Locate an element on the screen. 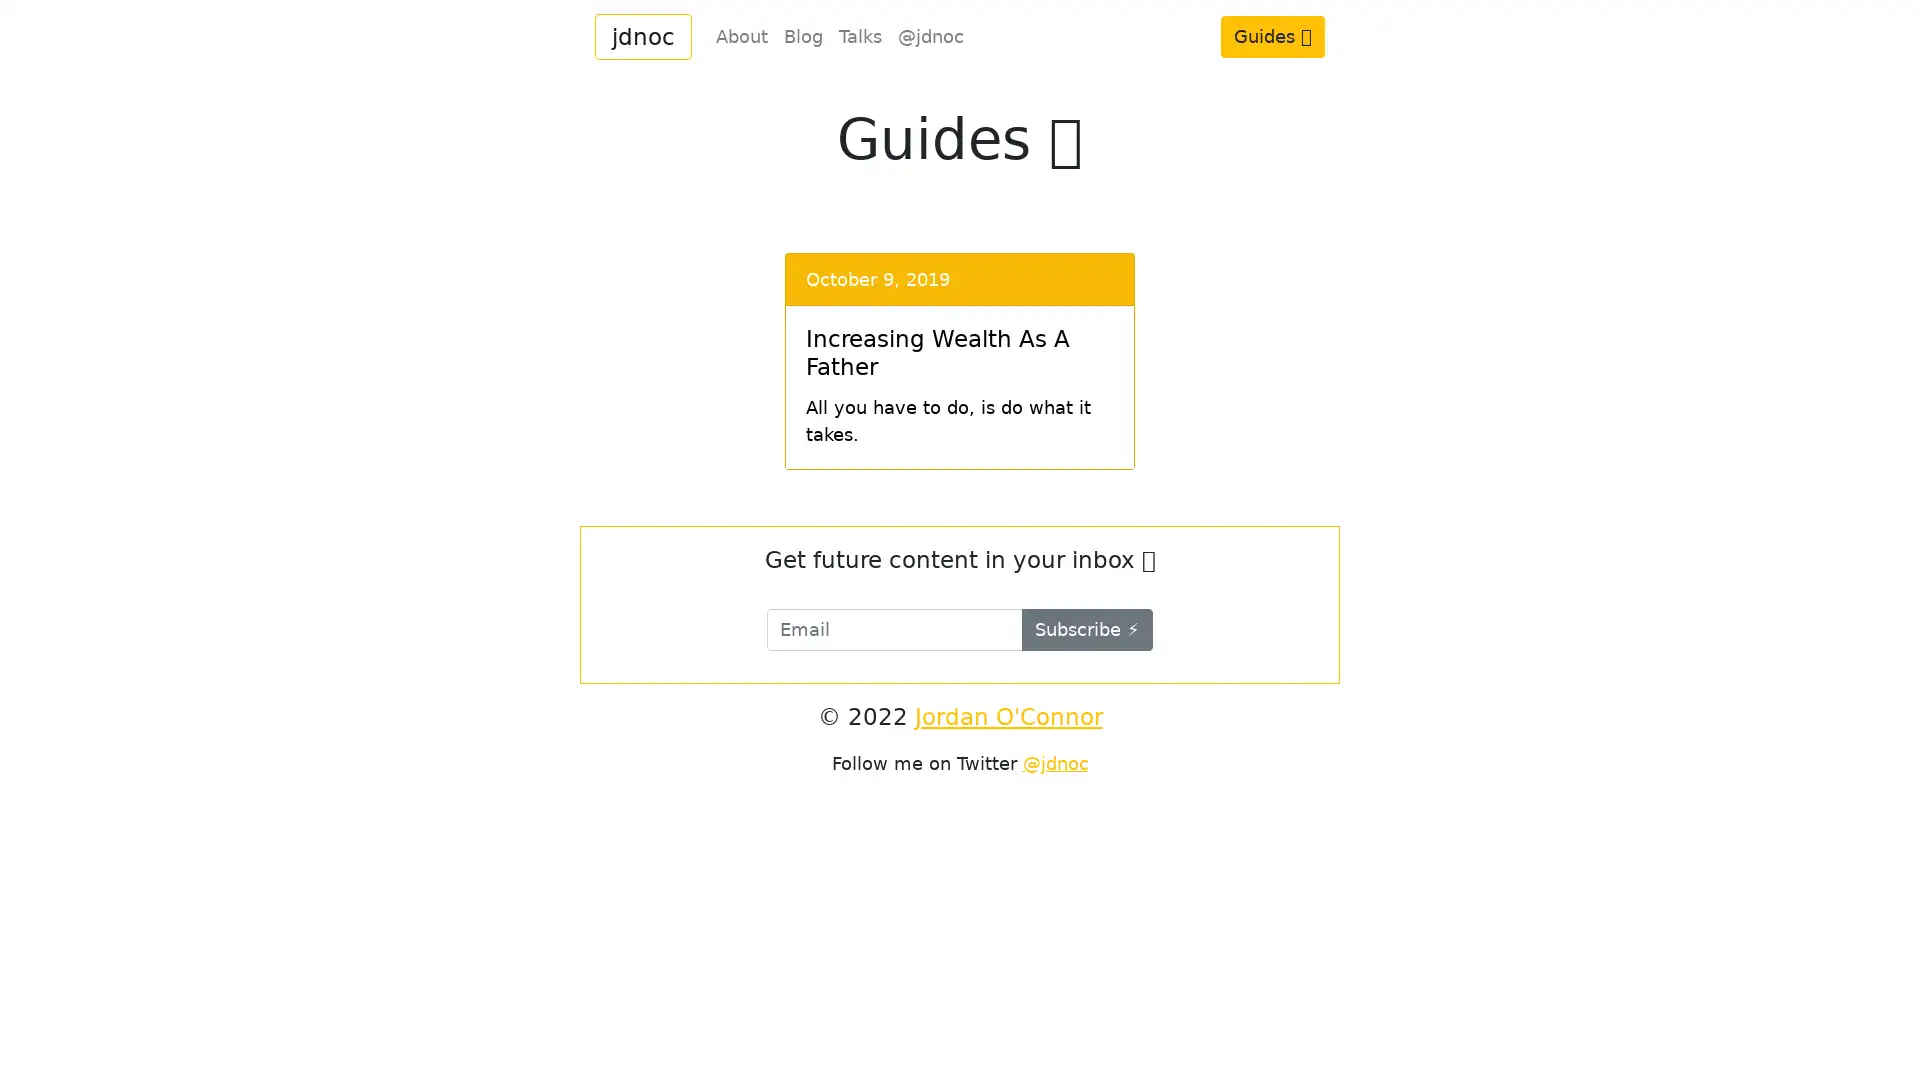  Guides is located at coordinates (1271, 36).